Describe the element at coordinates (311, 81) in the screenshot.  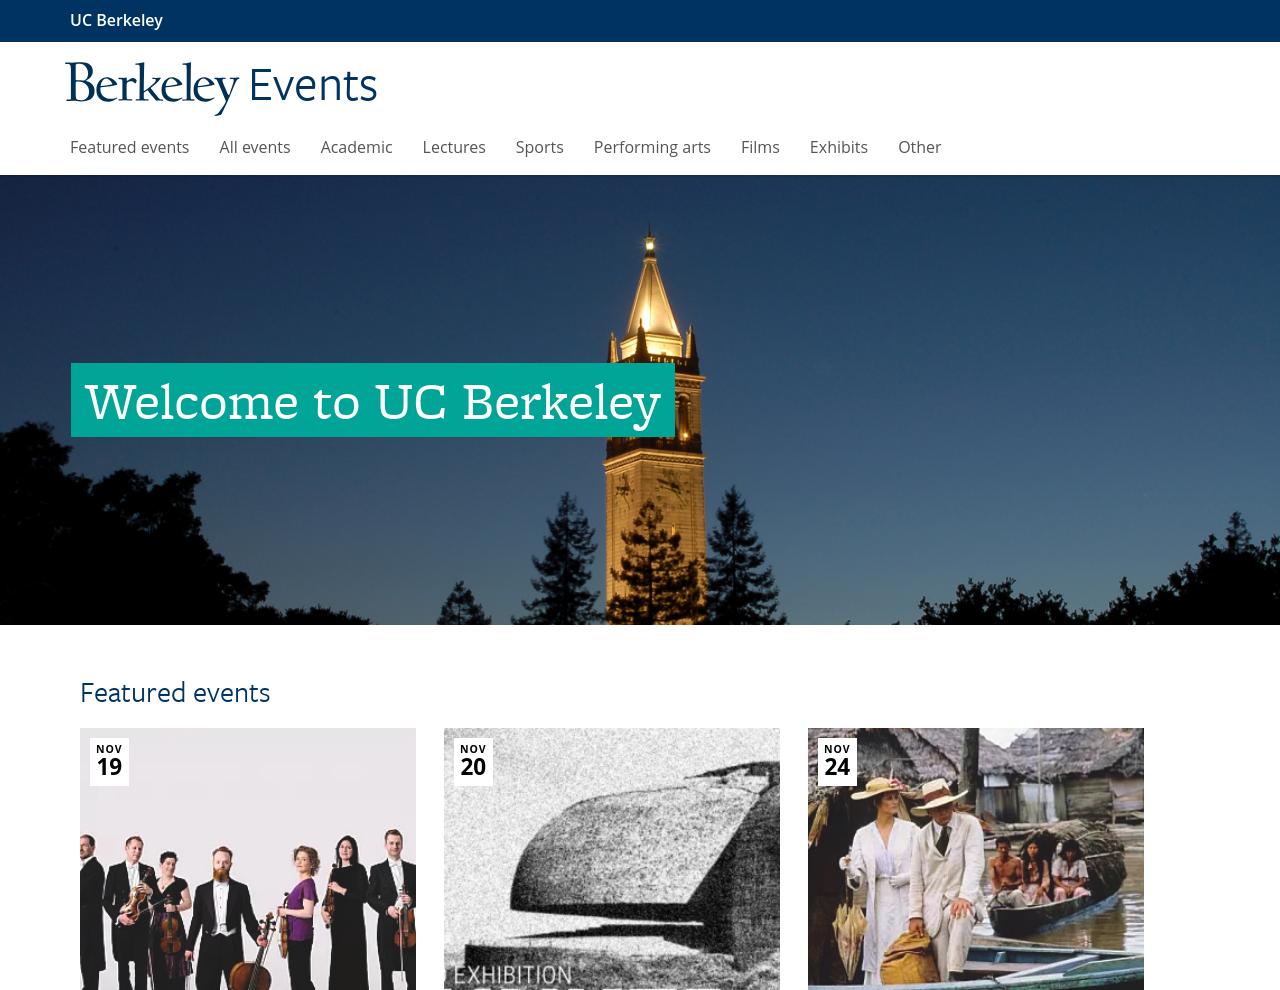
I see `'Events'` at that location.